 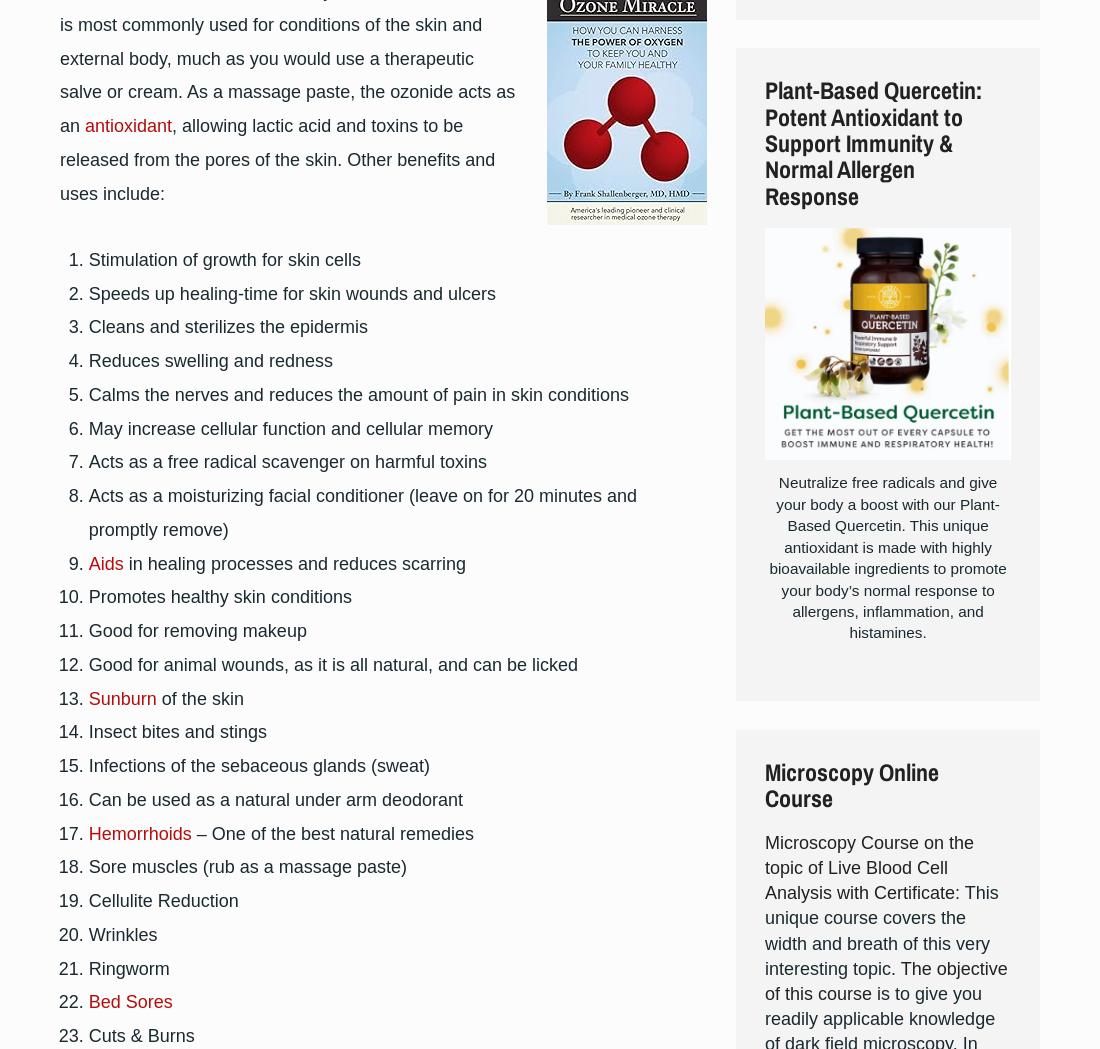 What do you see at coordinates (275, 799) in the screenshot?
I see `'Can be used as a natural under arm deodorant'` at bounding box center [275, 799].